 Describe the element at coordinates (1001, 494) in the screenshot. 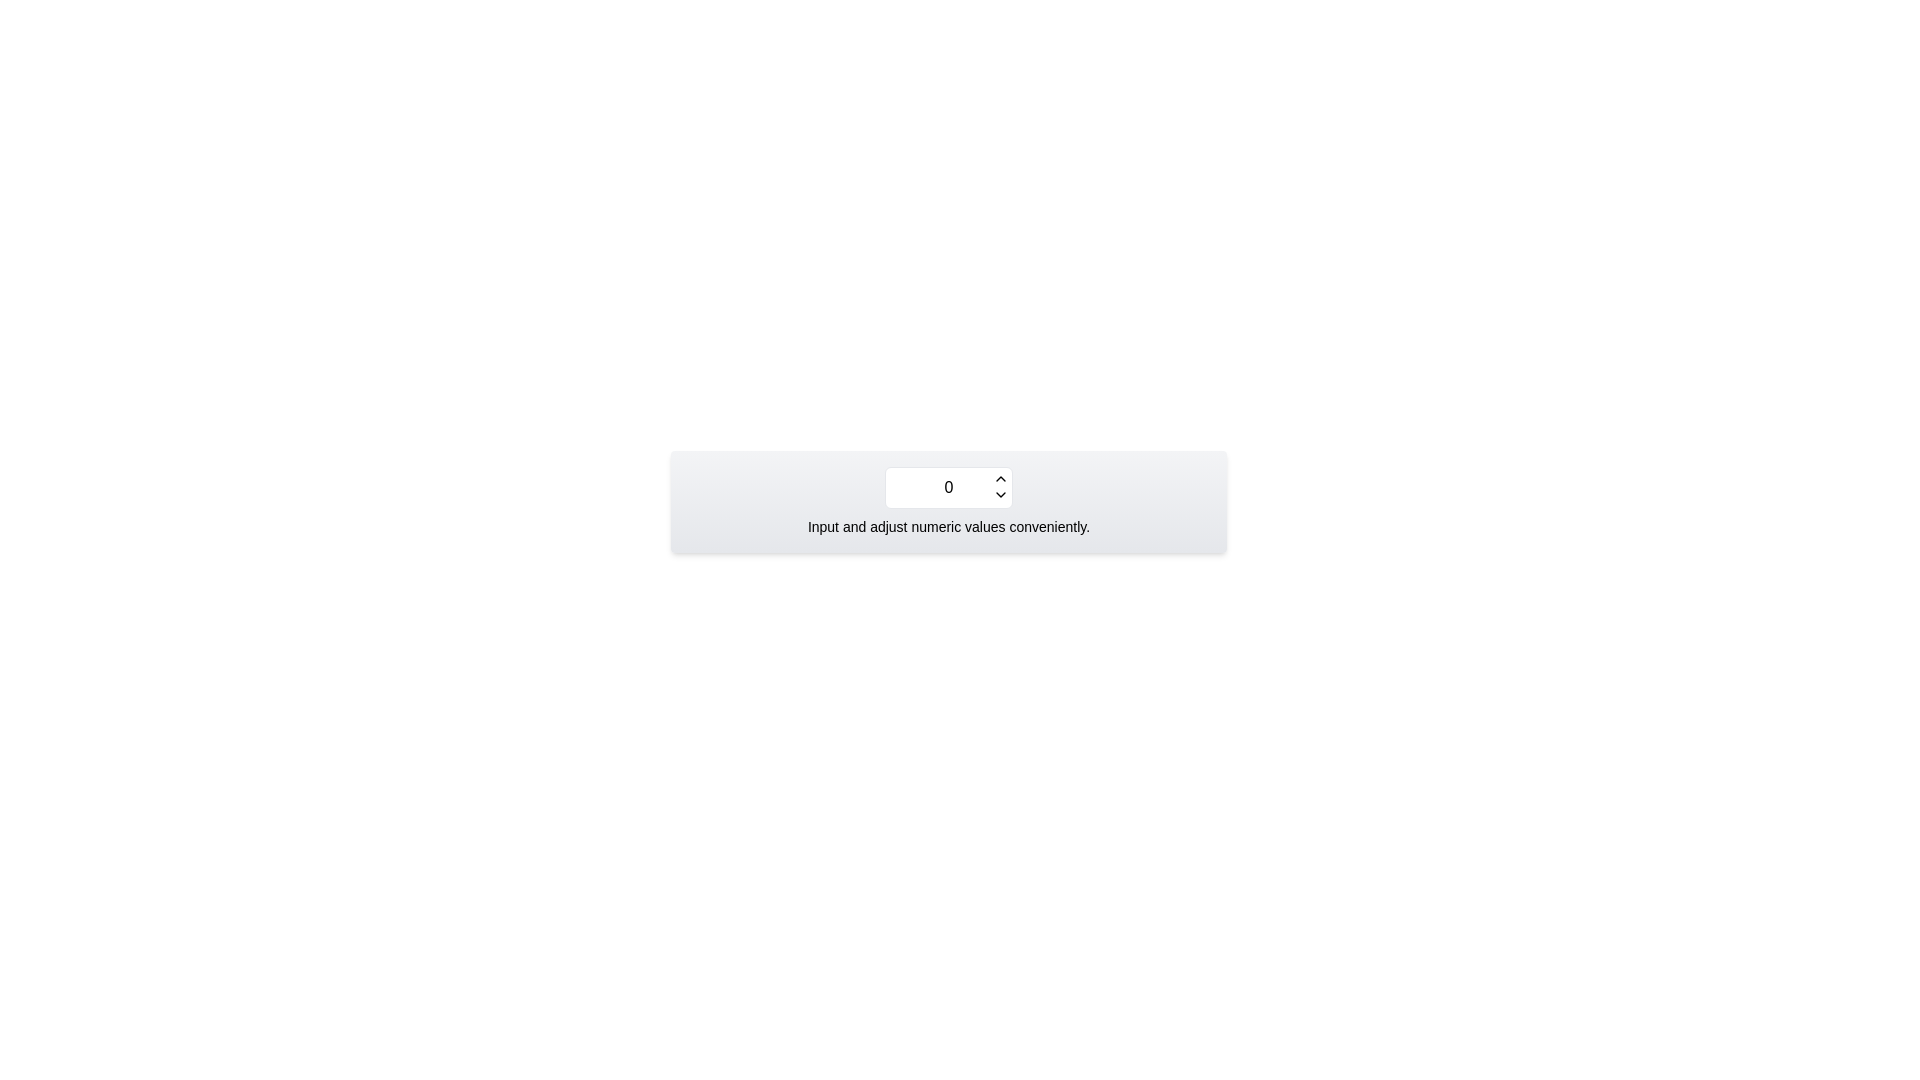

I see `the downward-pointing chevron icon located at the bottom-right corner of the numeric input field` at that location.